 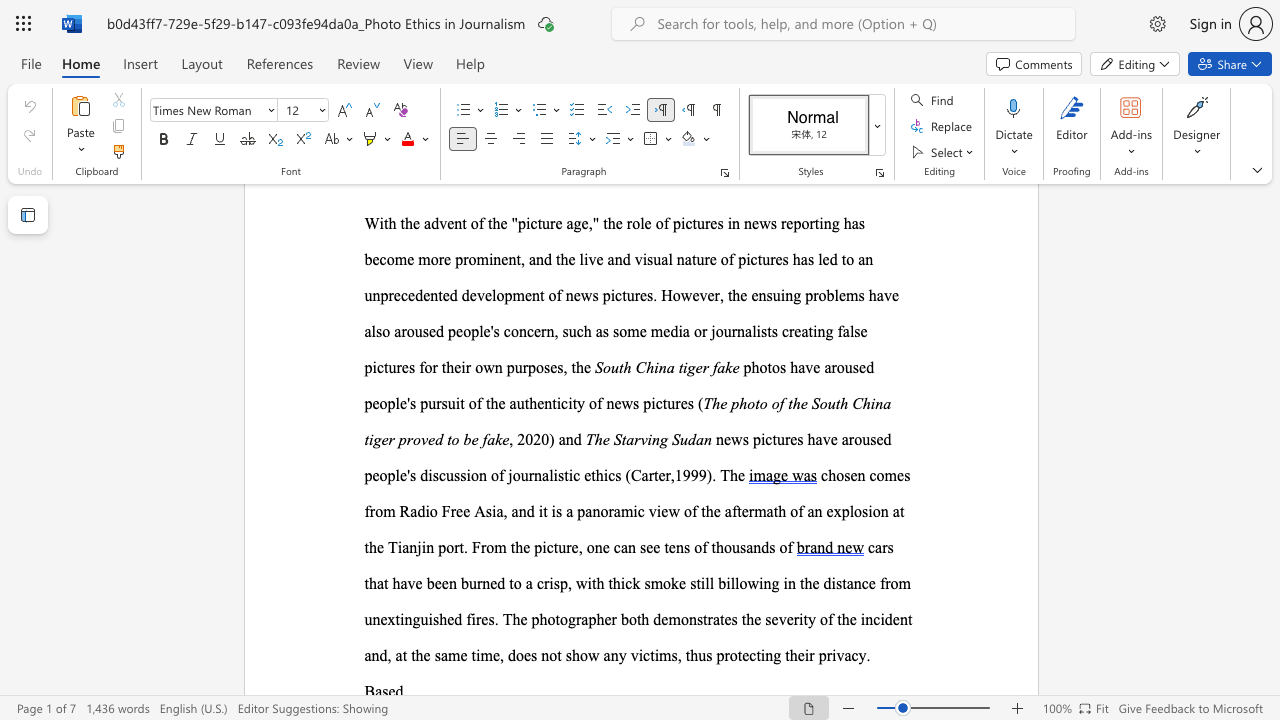 I want to click on the 1th character "a" in the text, so click(x=561, y=438).